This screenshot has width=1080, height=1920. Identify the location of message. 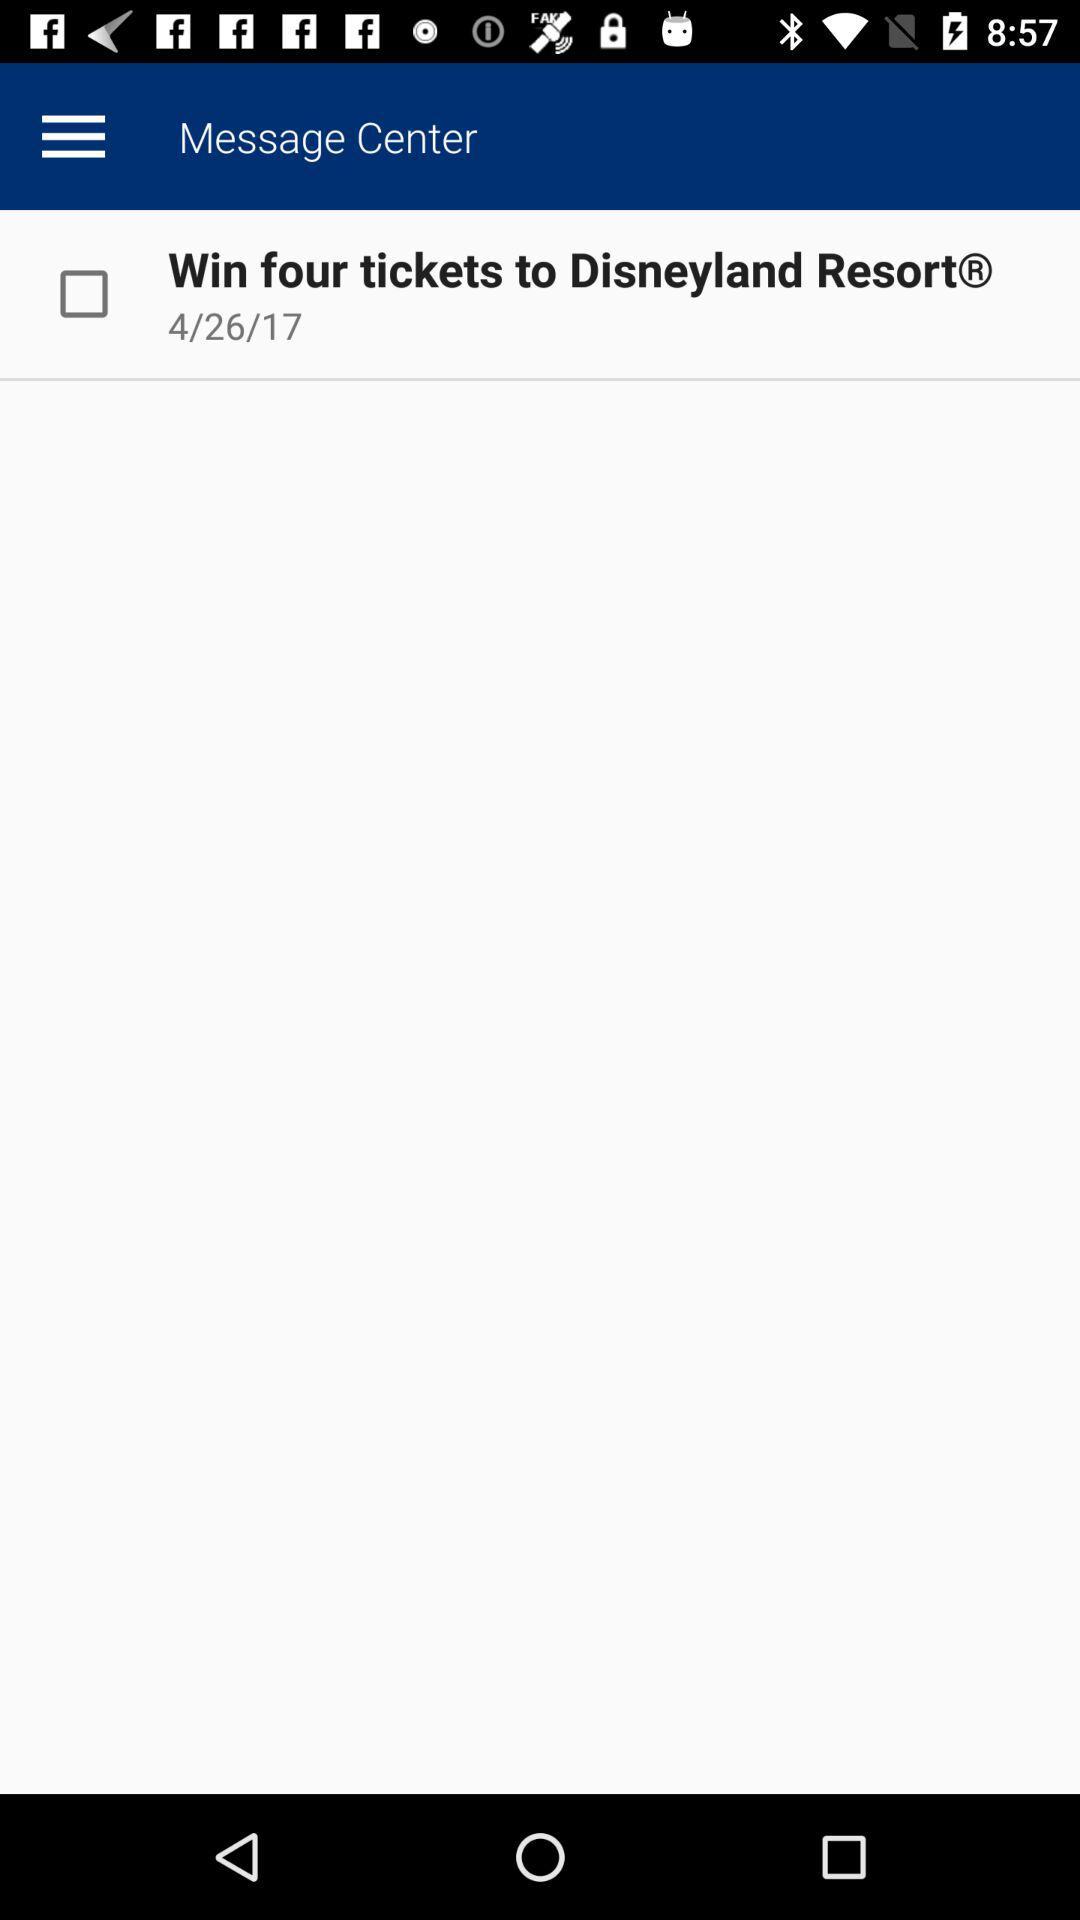
(104, 292).